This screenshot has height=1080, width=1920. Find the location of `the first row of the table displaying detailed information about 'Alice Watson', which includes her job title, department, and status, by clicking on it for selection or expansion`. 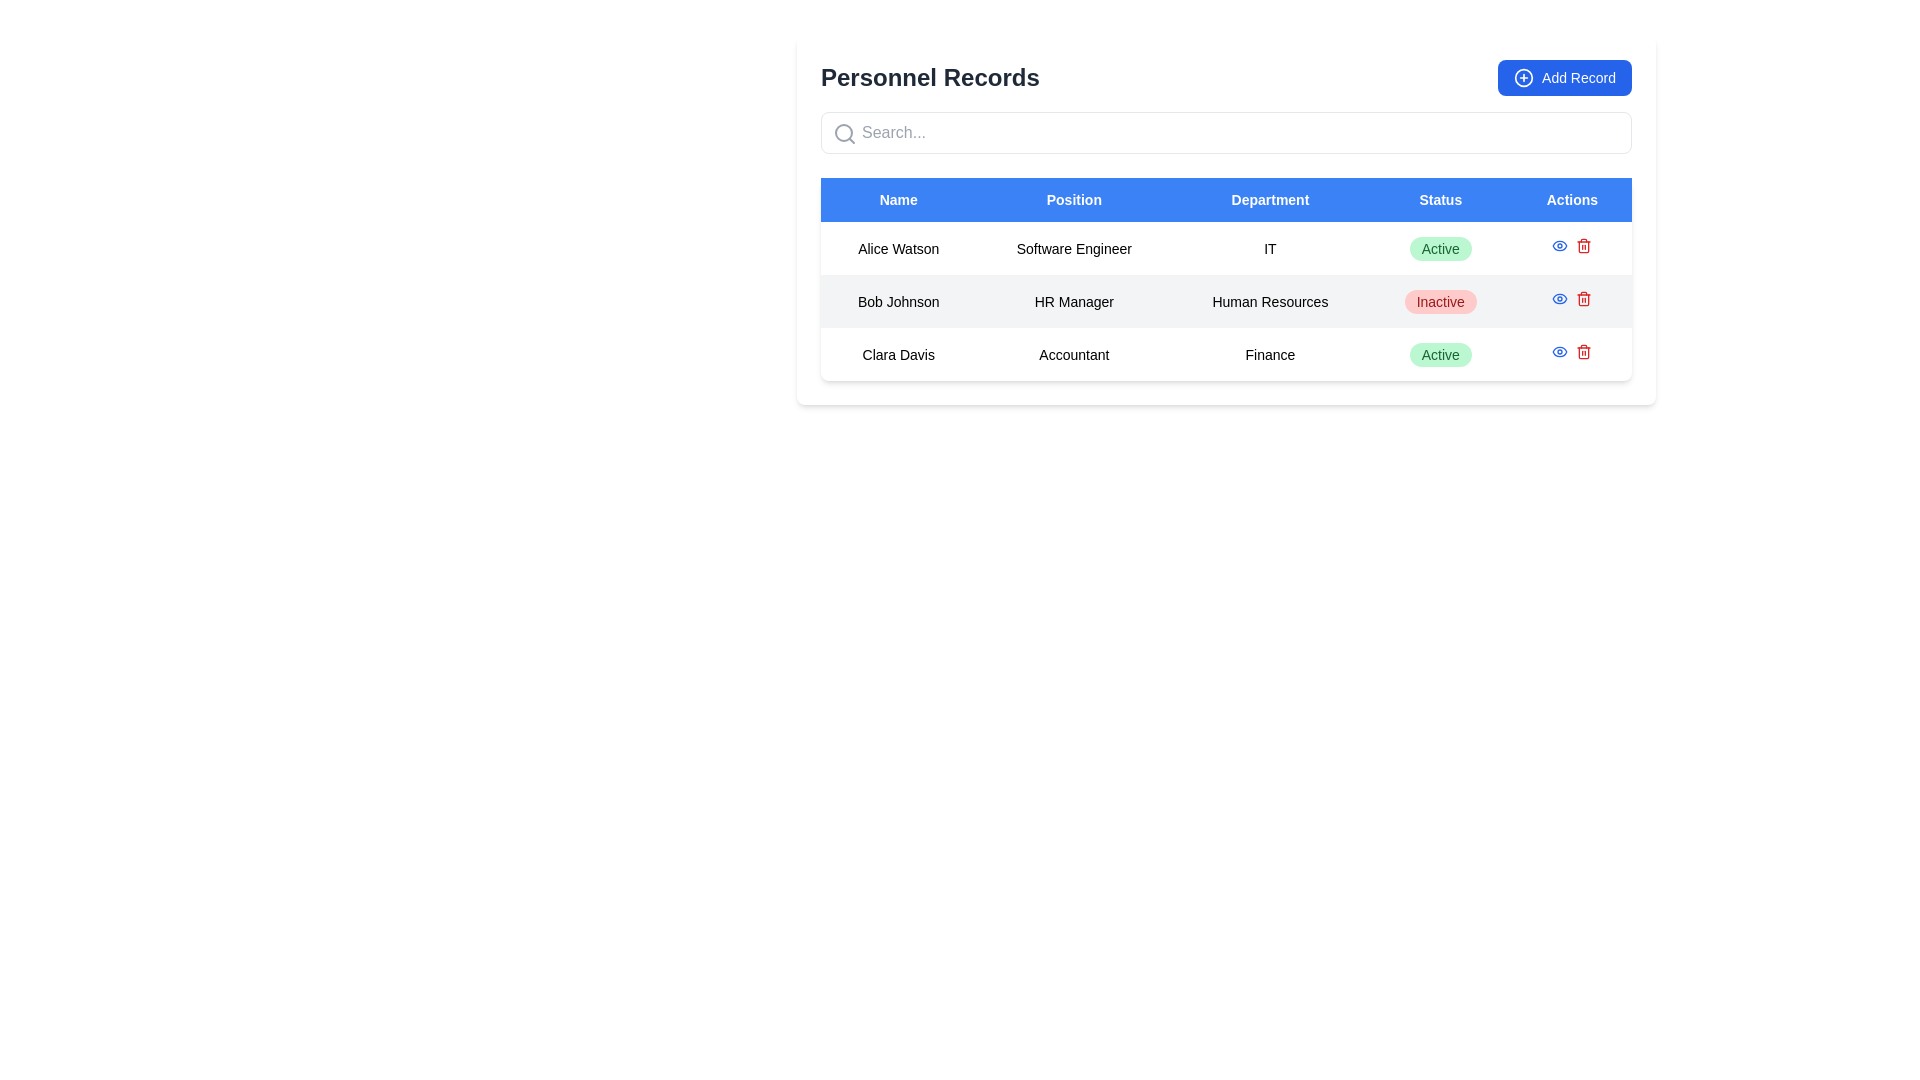

the first row of the table displaying detailed information about 'Alice Watson', which includes her job title, department, and status, by clicking on it for selection or expansion is located at coordinates (1225, 247).